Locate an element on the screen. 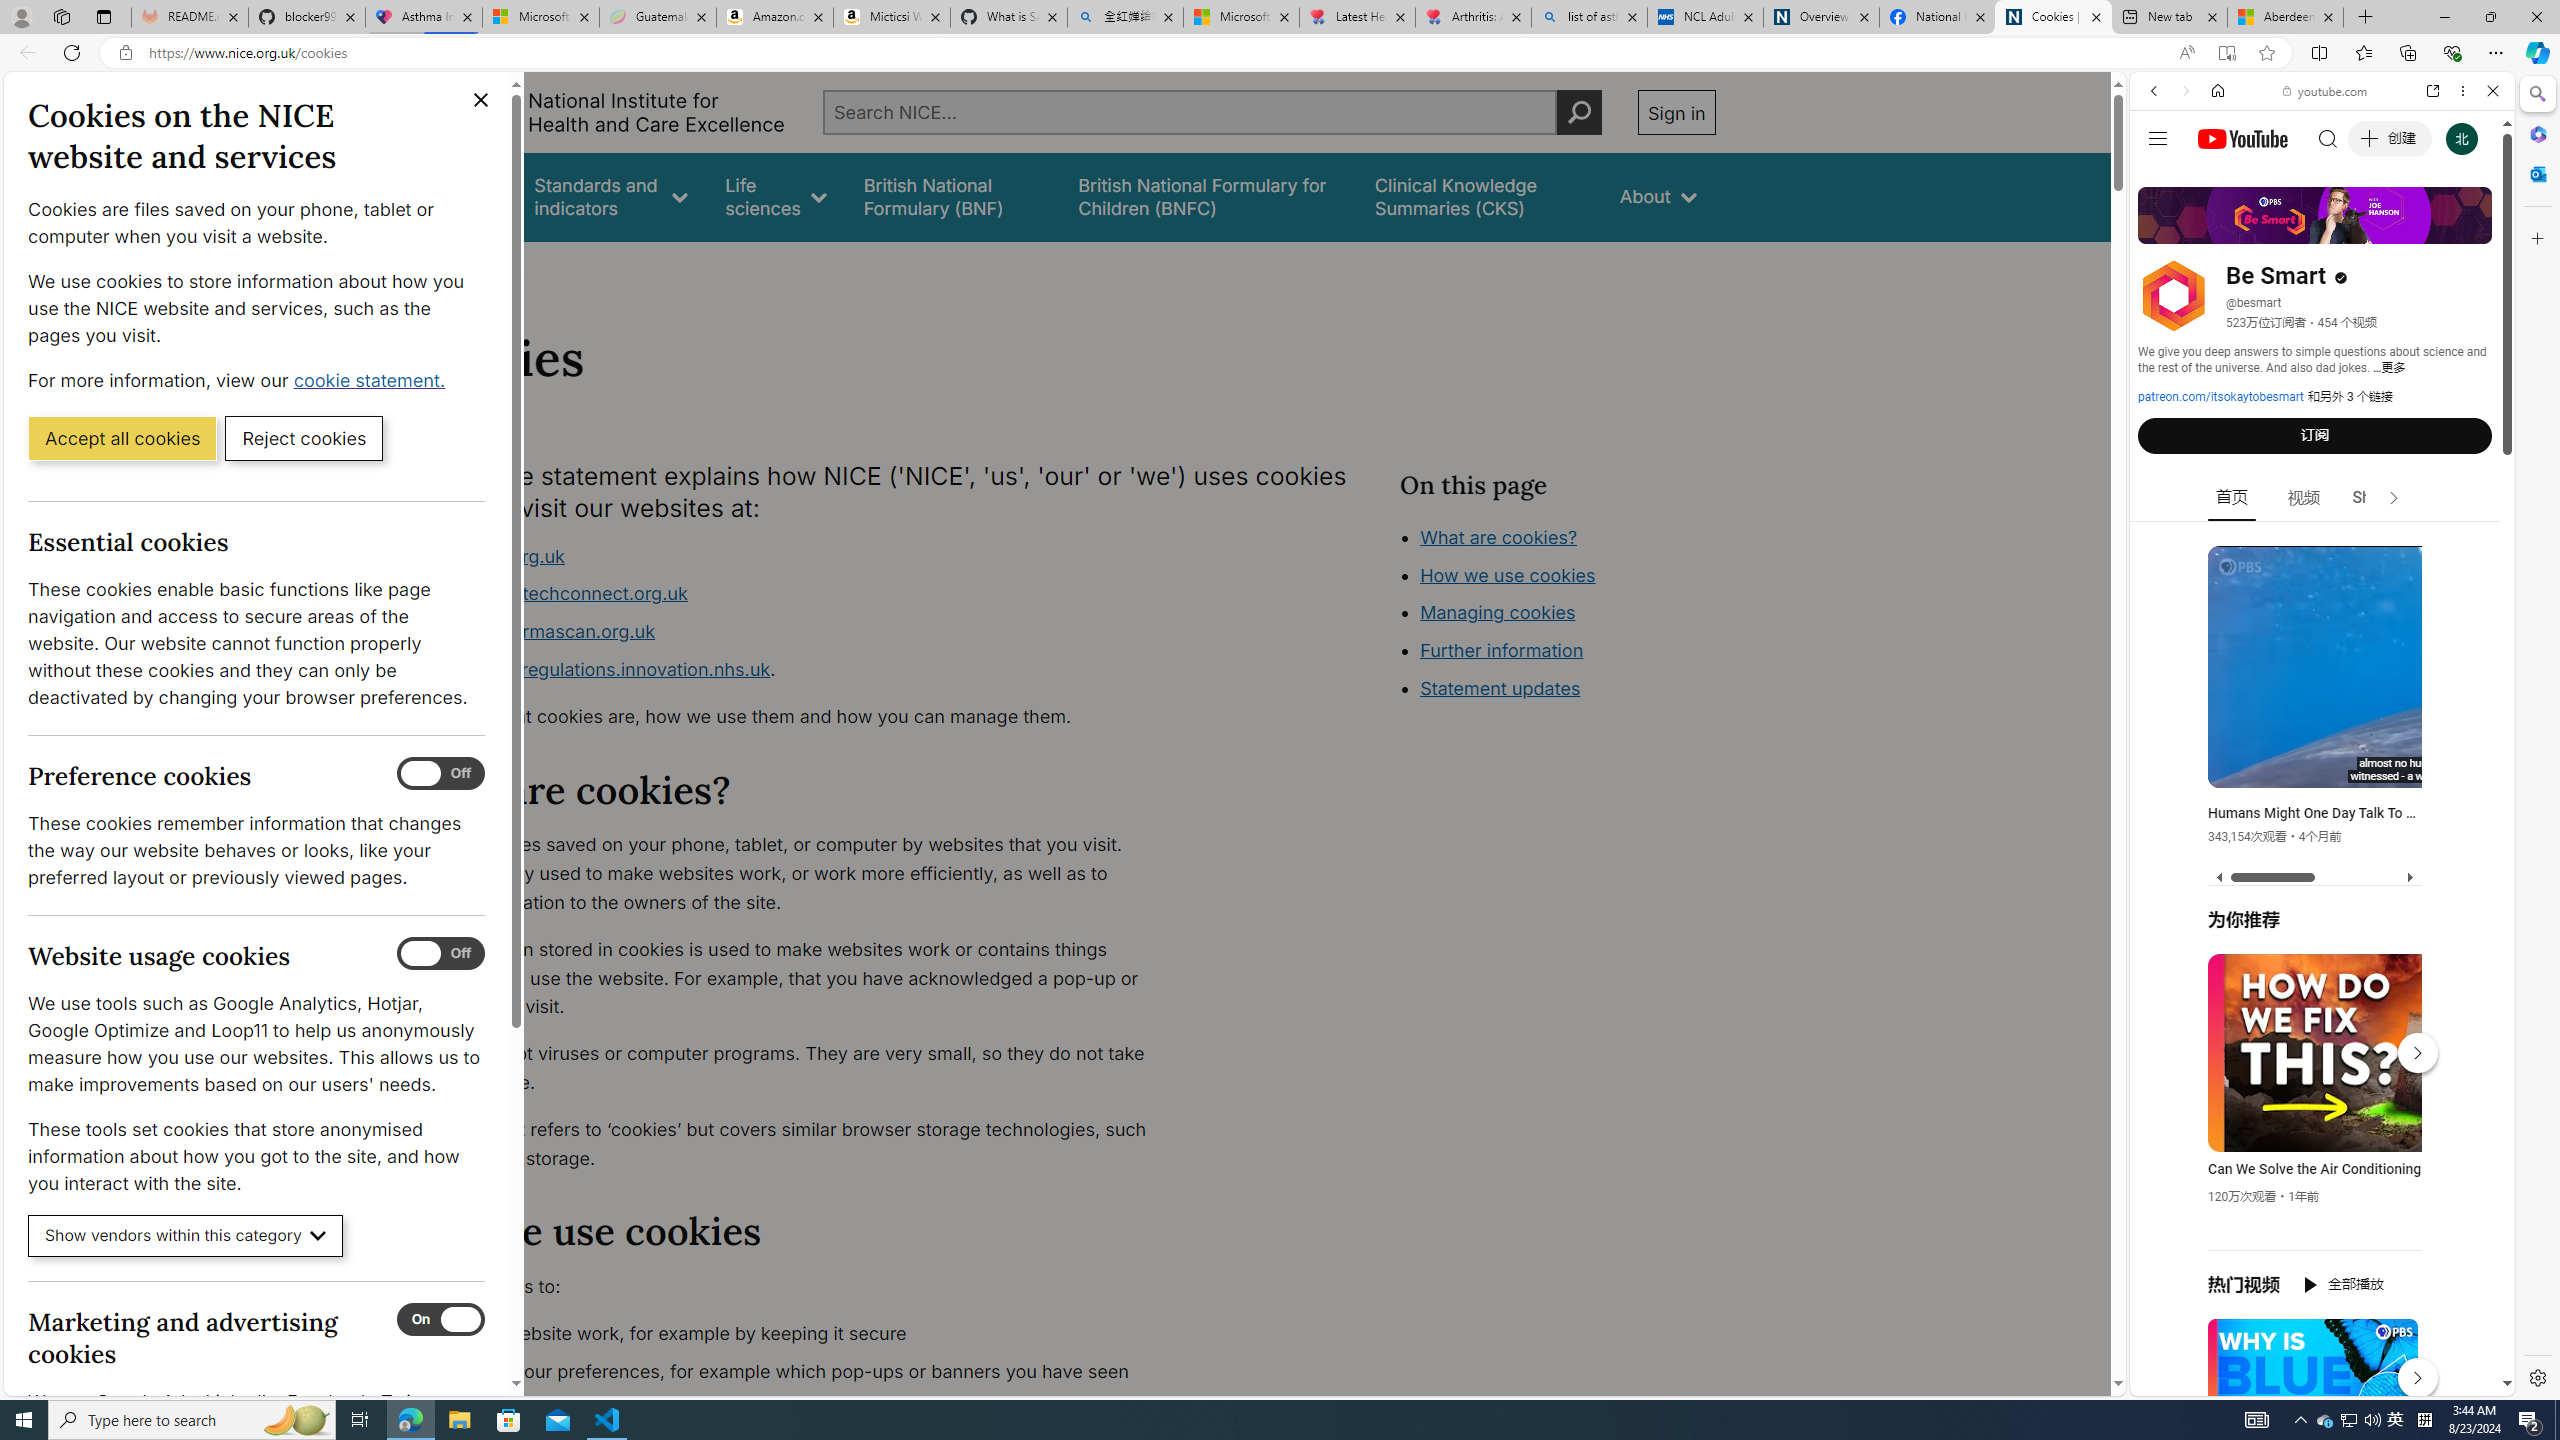 This screenshot has width=2560, height=1440. '#you' is located at coordinates (2320, 445).